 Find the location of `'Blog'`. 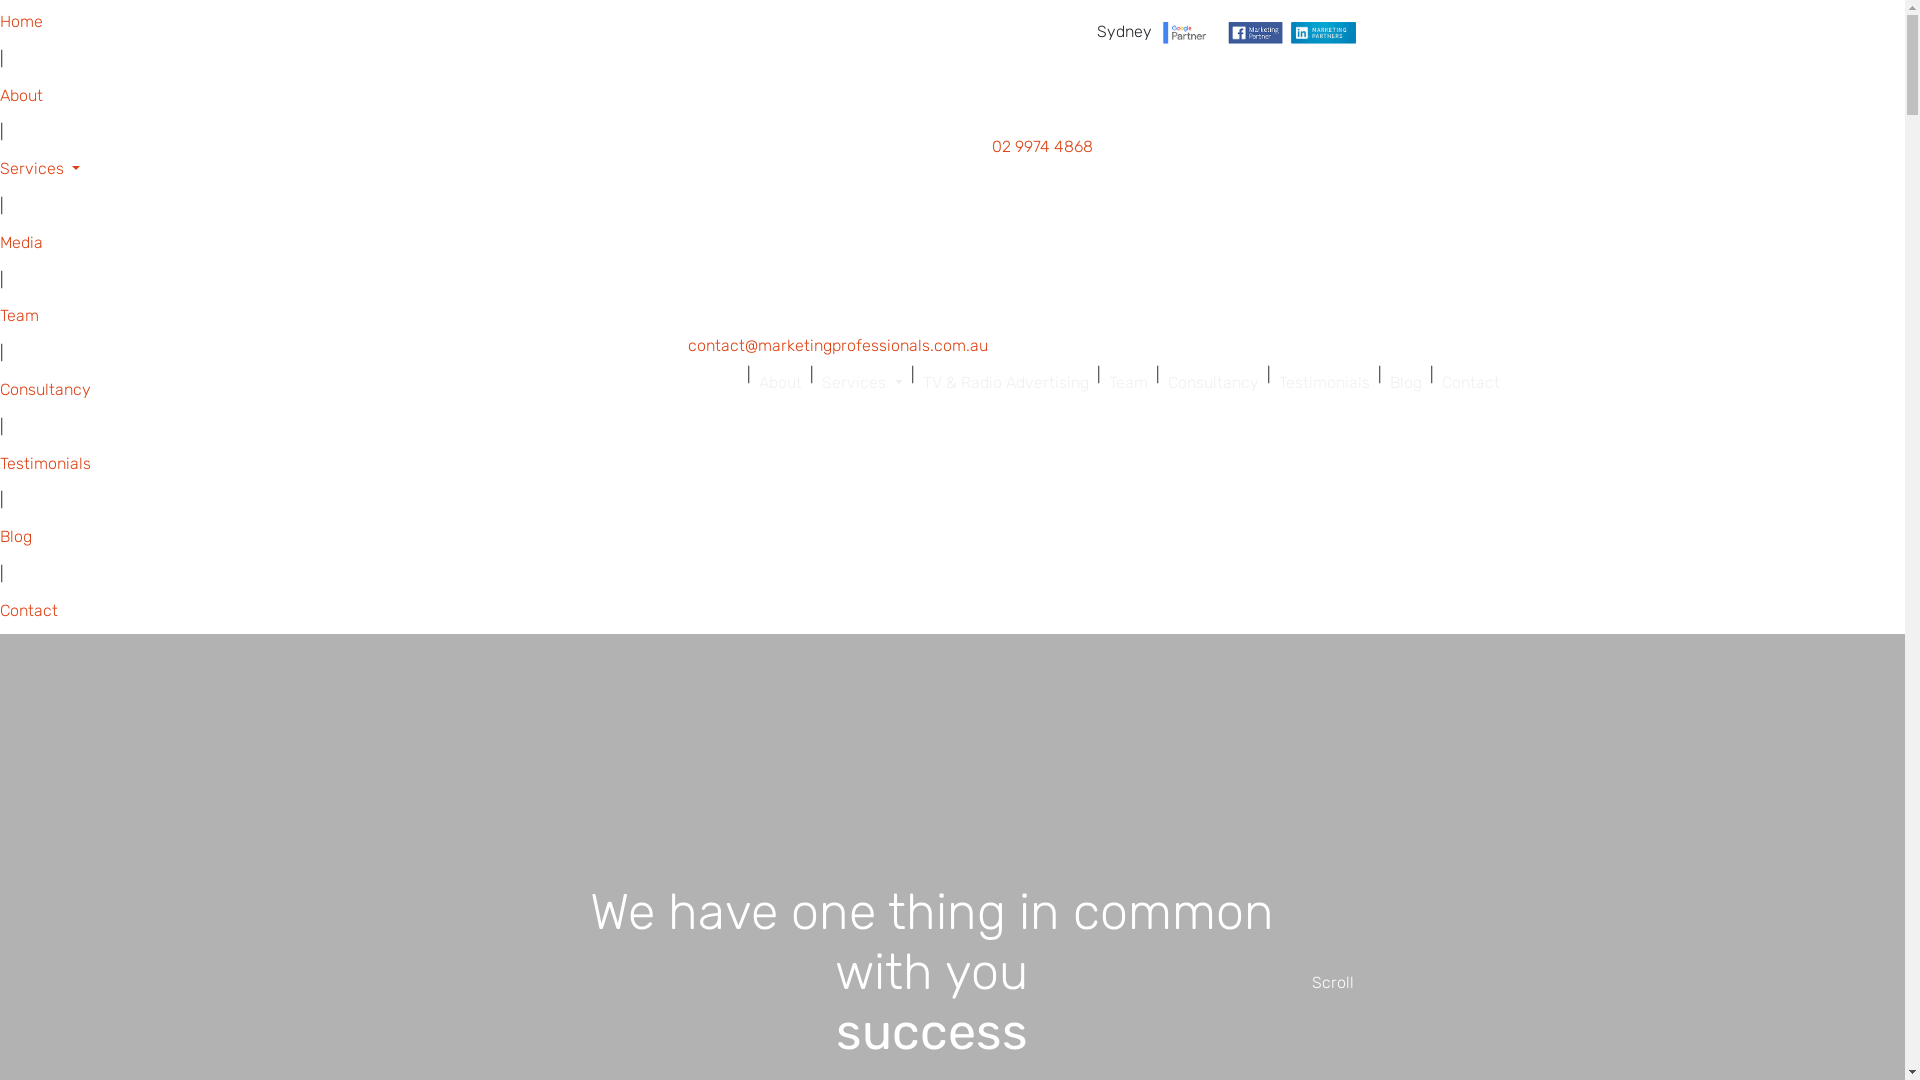

'Blog' is located at coordinates (1405, 383).